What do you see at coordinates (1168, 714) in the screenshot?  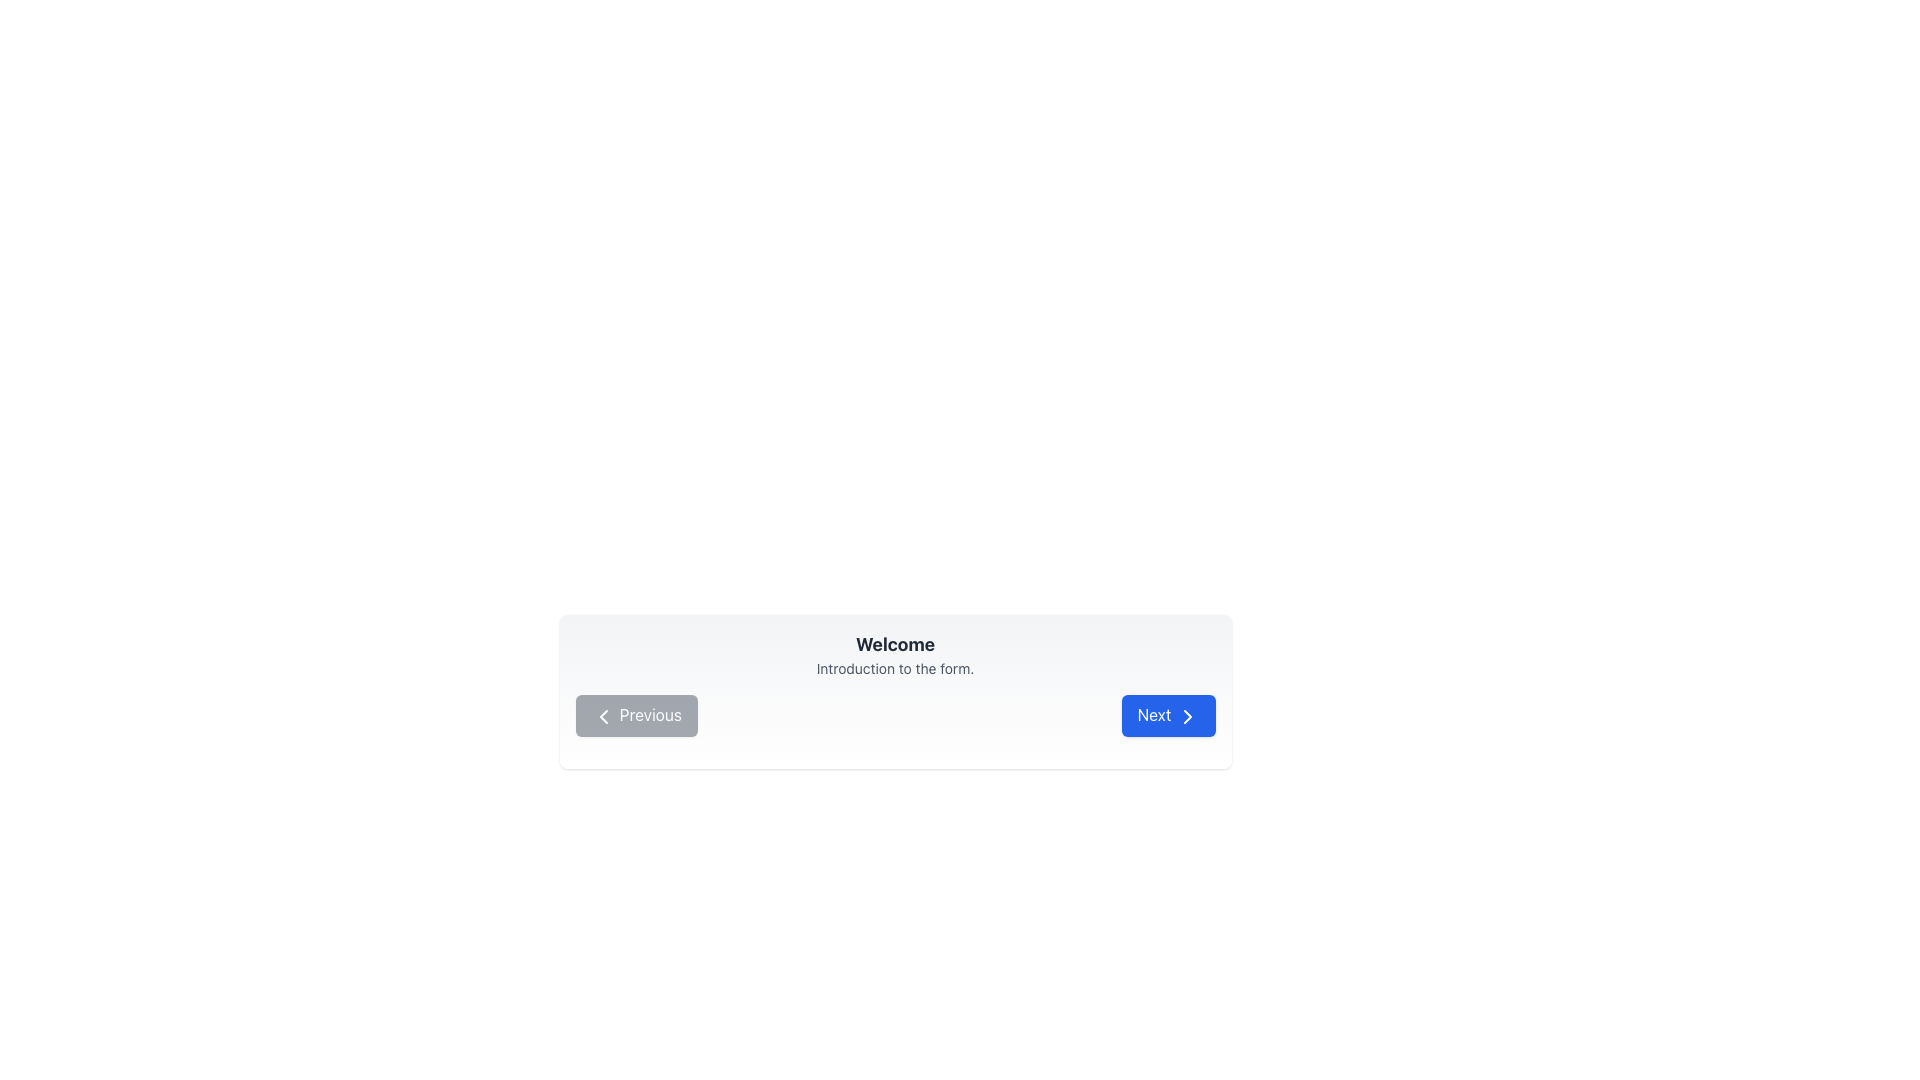 I see `the rightmost navigation button at the bottom of the interface panel` at bounding box center [1168, 714].